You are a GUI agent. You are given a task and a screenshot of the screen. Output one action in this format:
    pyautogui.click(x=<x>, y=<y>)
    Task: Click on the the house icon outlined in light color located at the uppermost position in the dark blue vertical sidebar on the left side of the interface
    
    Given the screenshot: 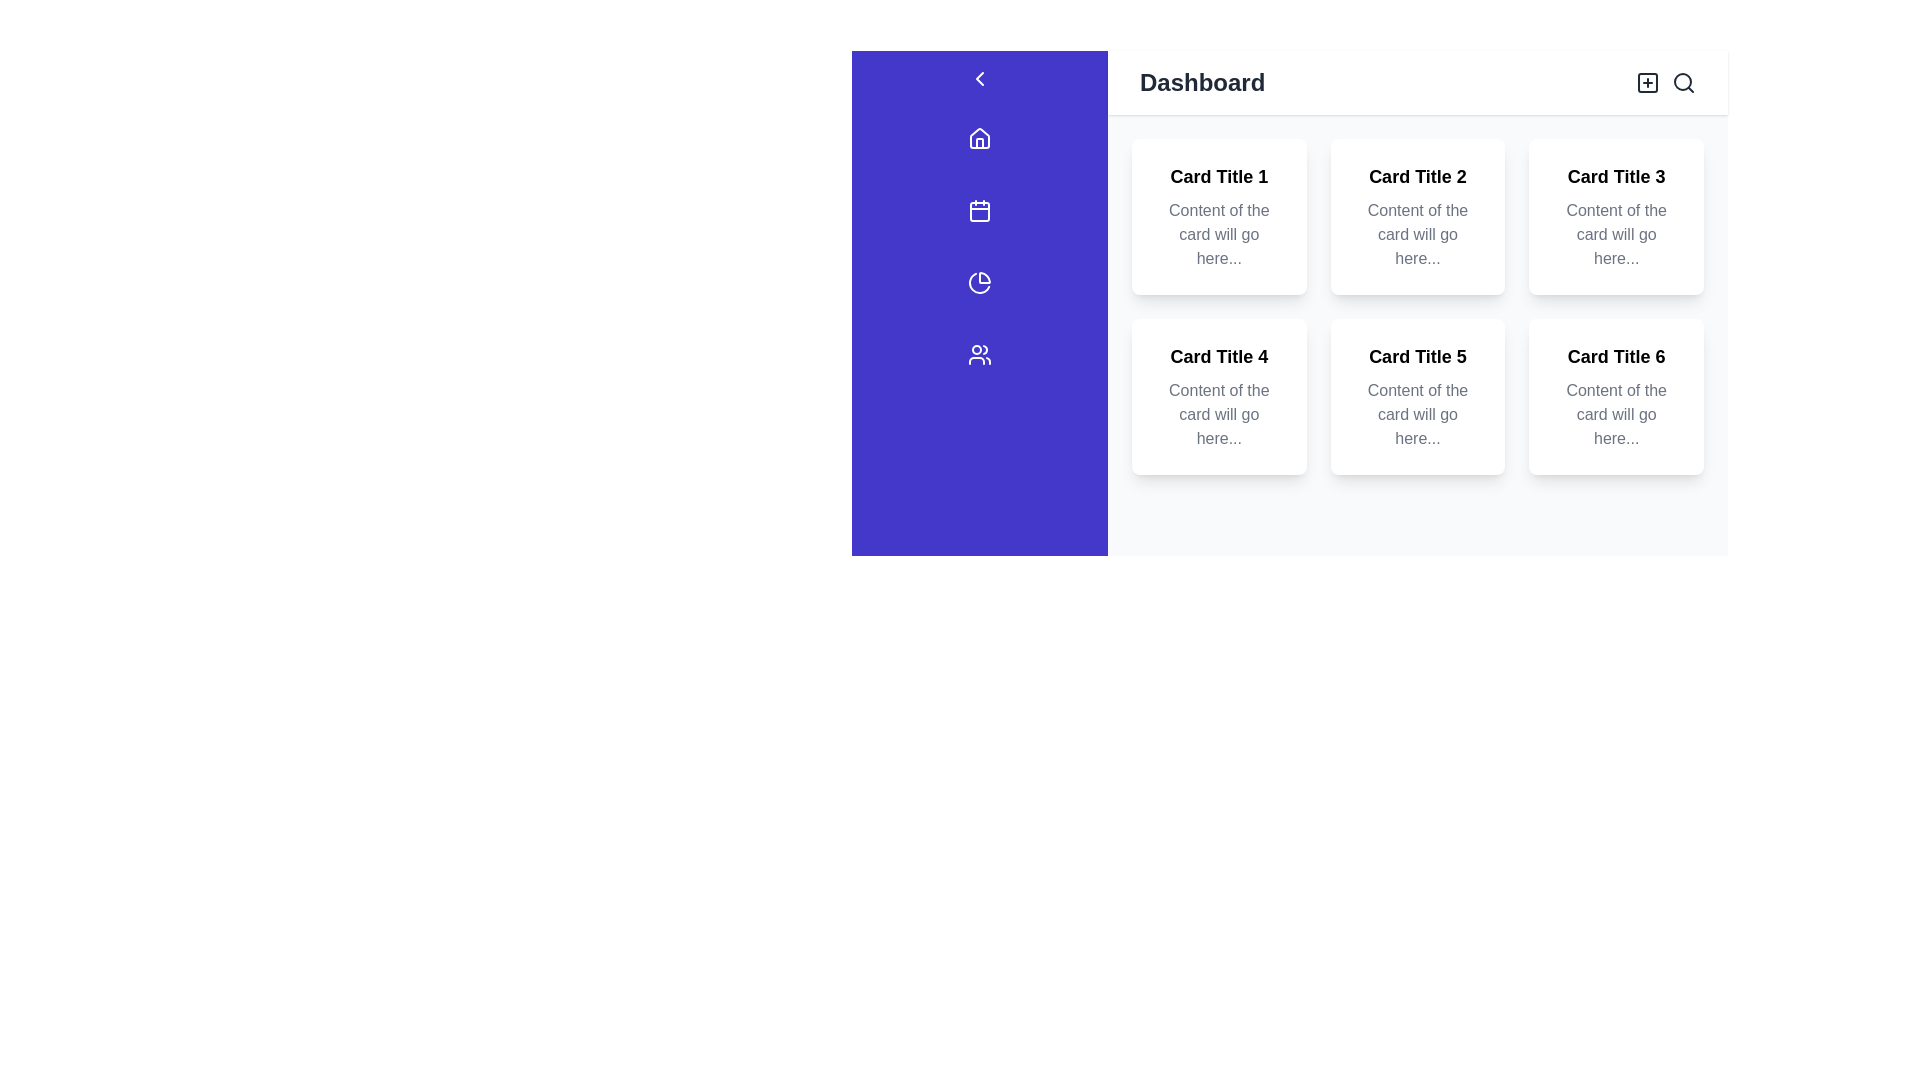 What is the action you would take?
    pyautogui.click(x=979, y=137)
    